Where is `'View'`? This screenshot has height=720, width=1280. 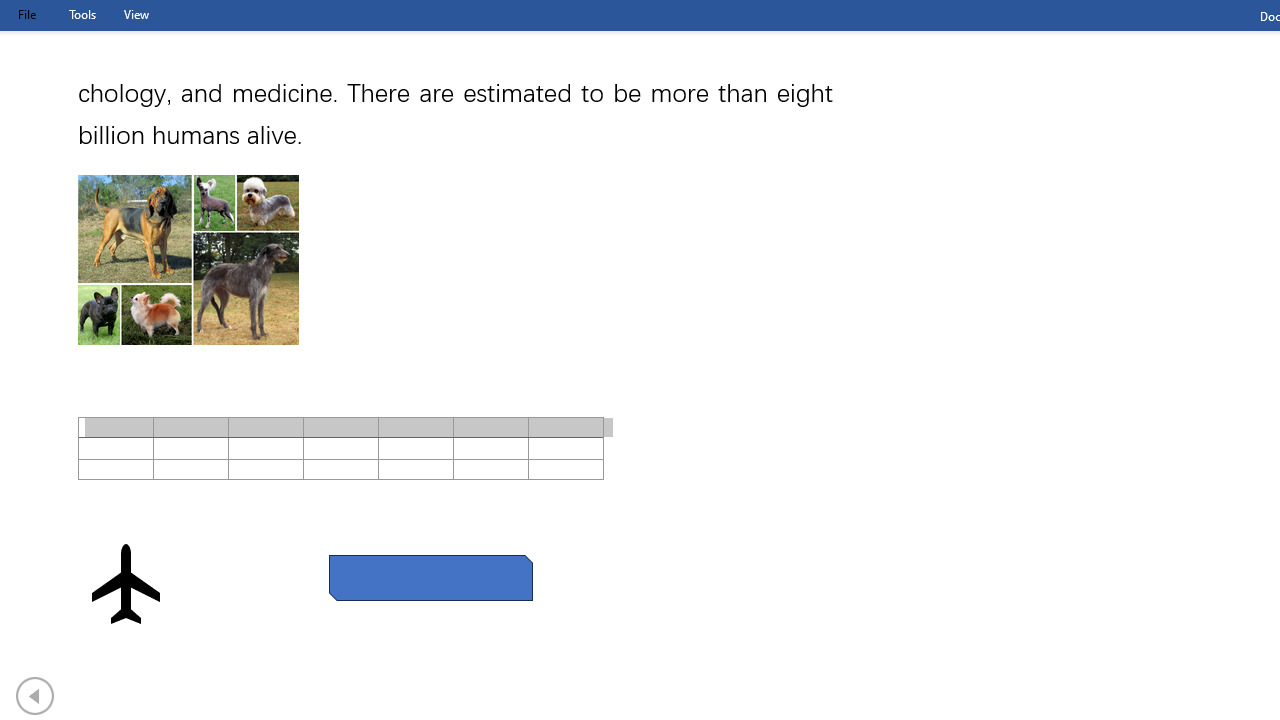 'View' is located at coordinates (135, 14).